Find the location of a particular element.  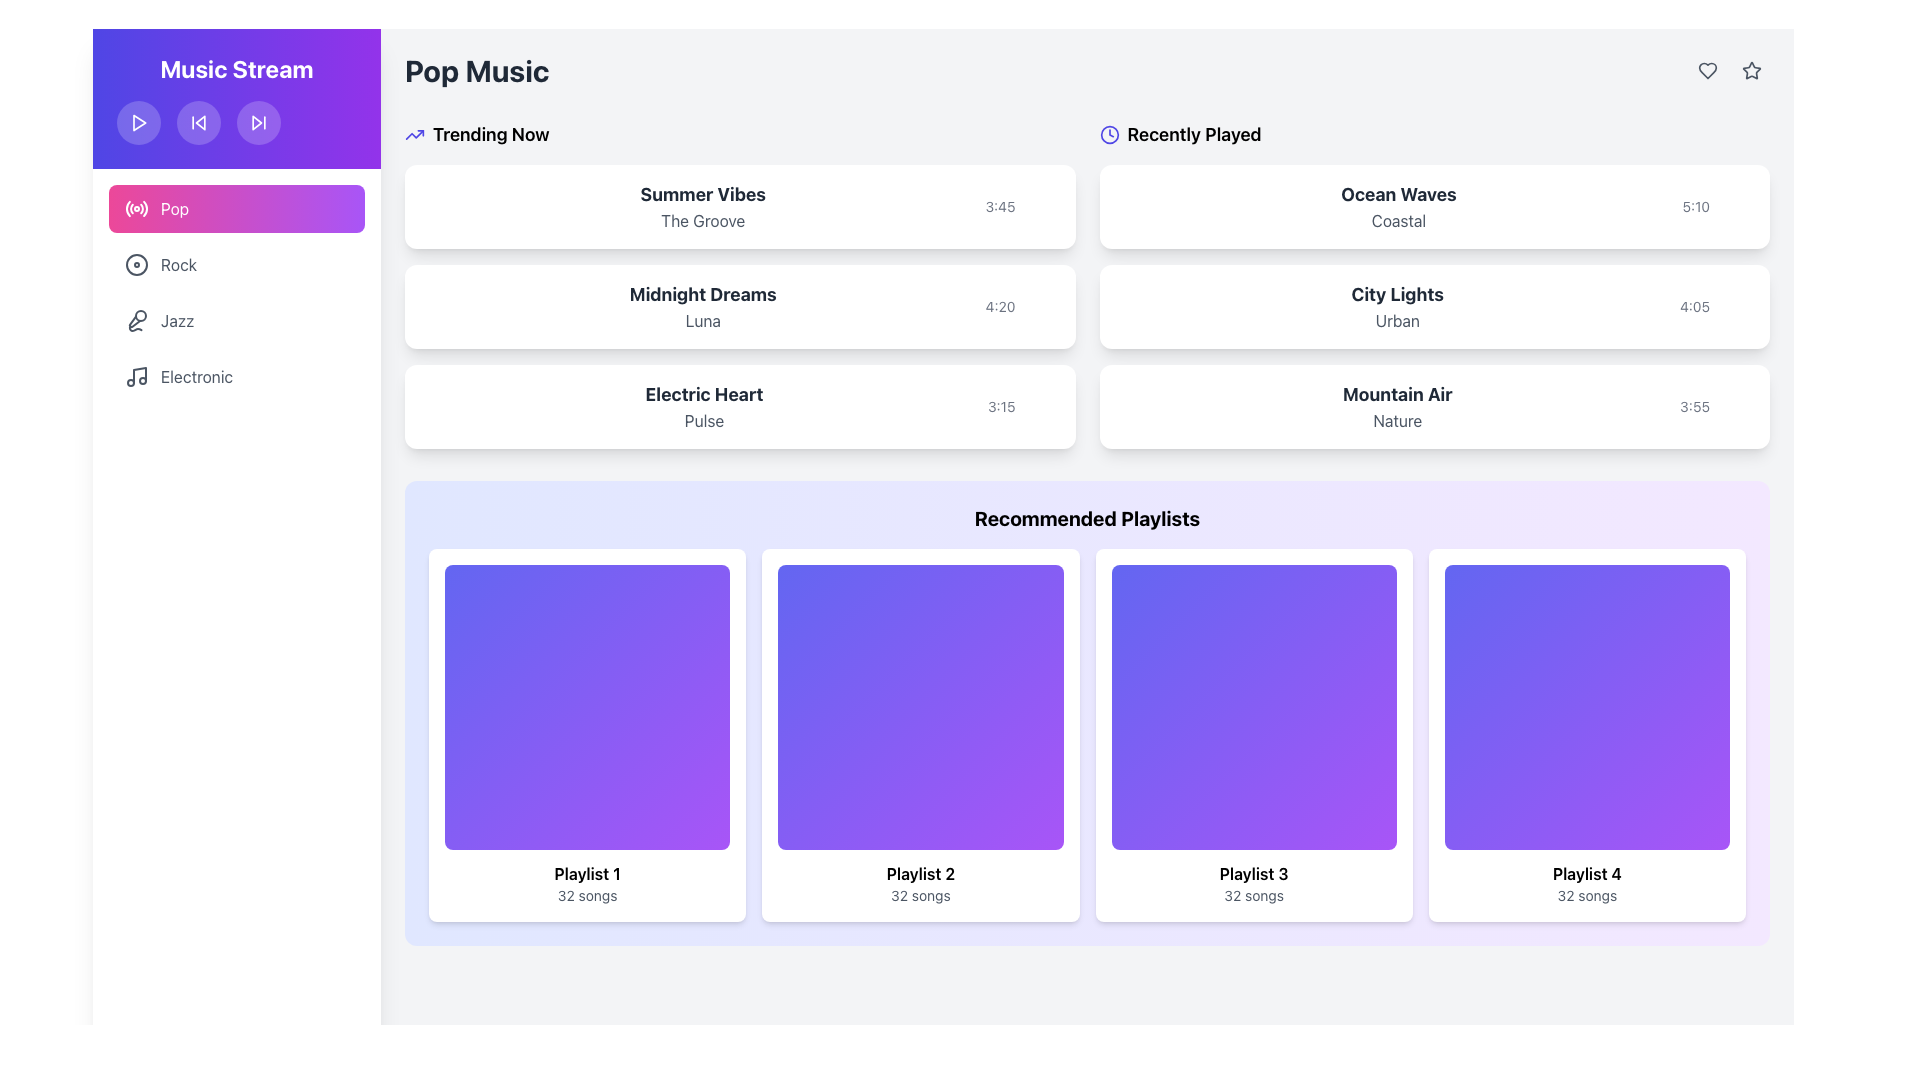

keyboard navigation is located at coordinates (1751, 69).